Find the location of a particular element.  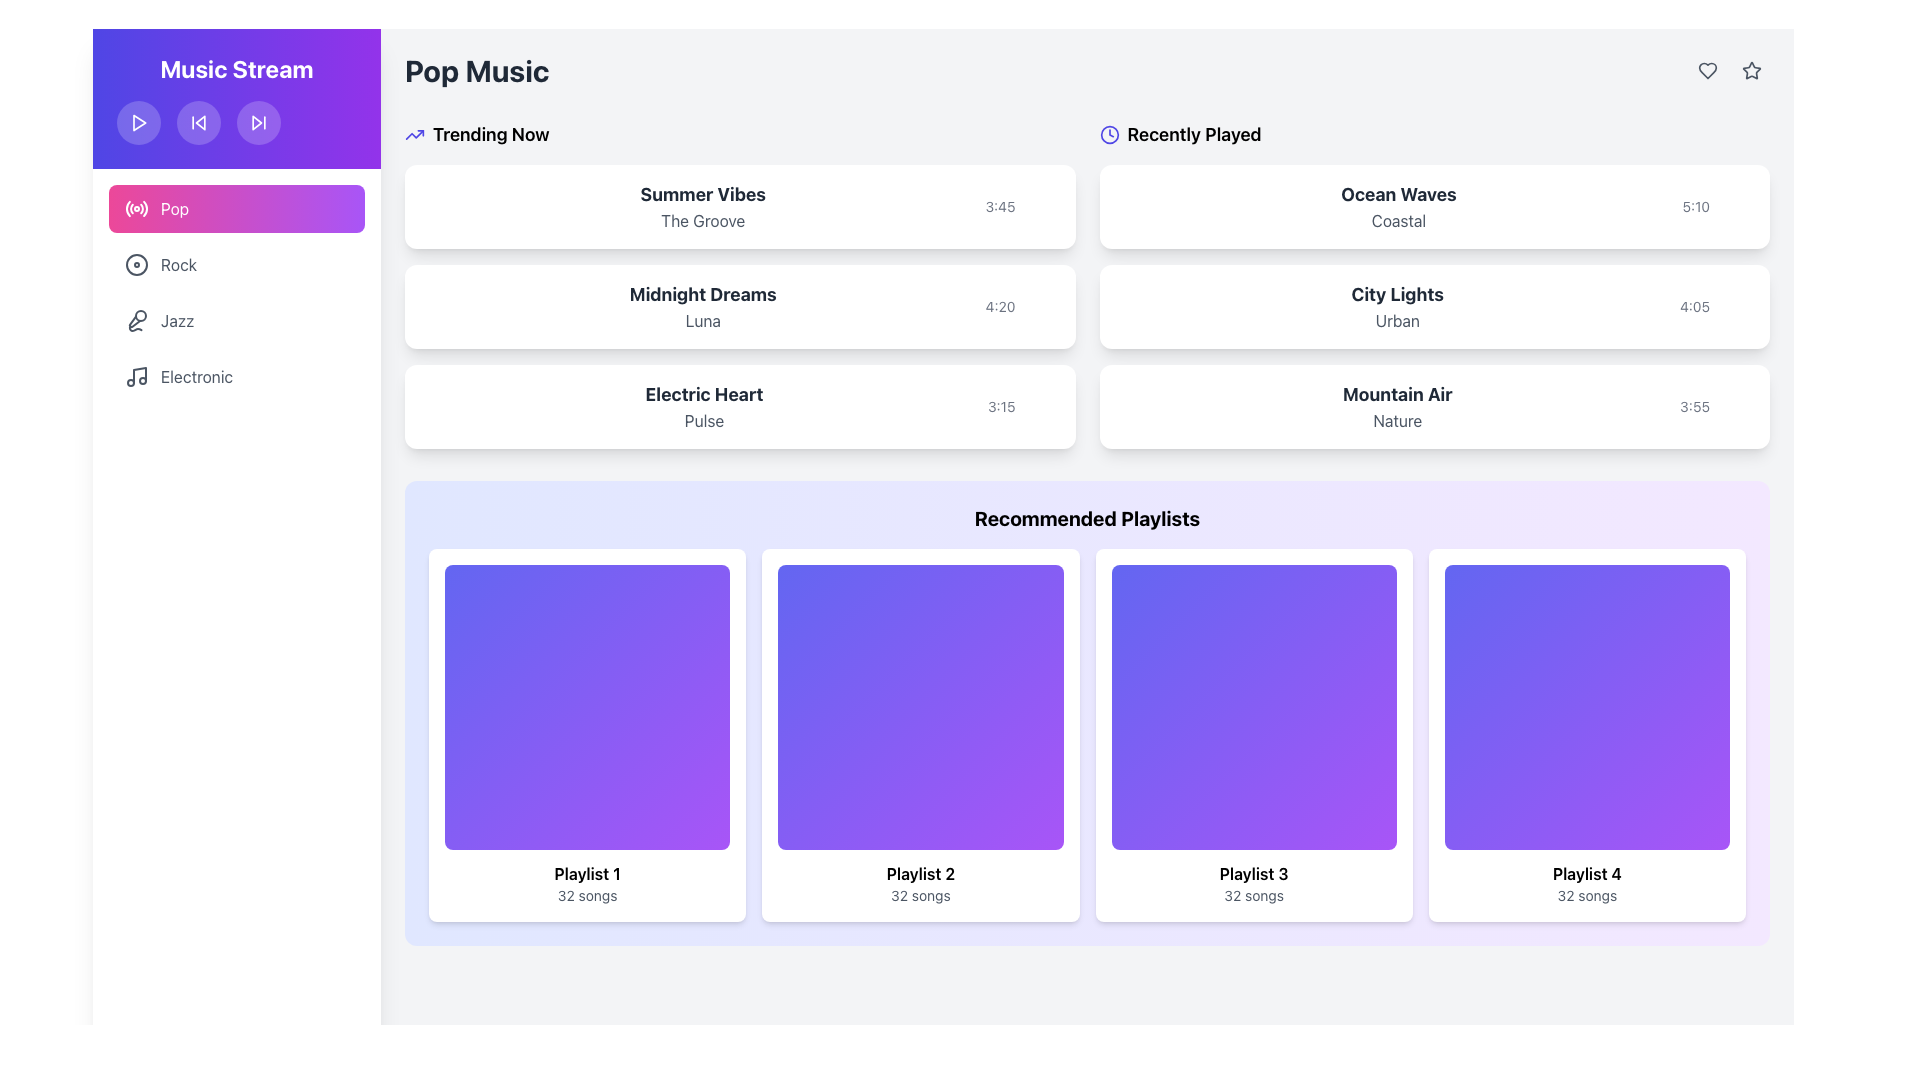

keyboard navigation is located at coordinates (1751, 69).